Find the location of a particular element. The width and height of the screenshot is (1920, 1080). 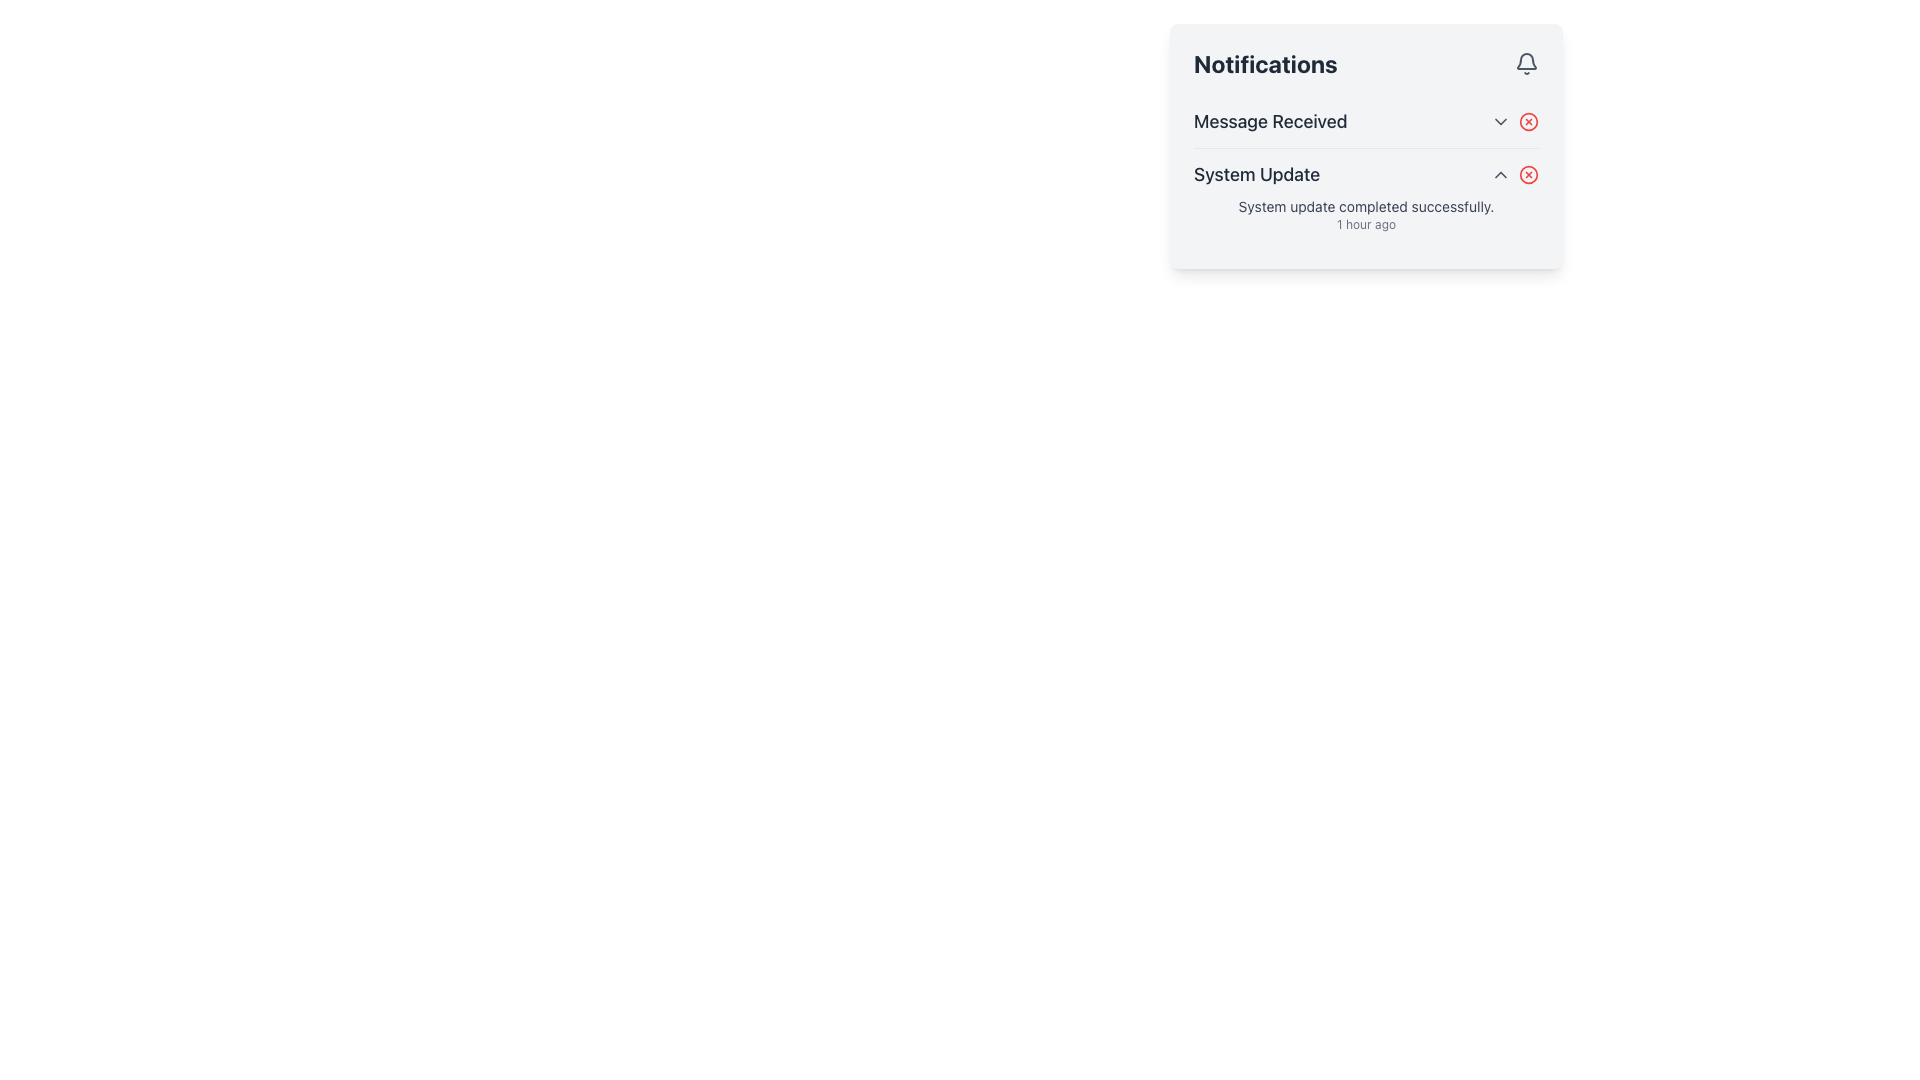

the Text Label that indicates a received message within the notification card's header area, located at the top-left portion of the card is located at coordinates (1269, 122).